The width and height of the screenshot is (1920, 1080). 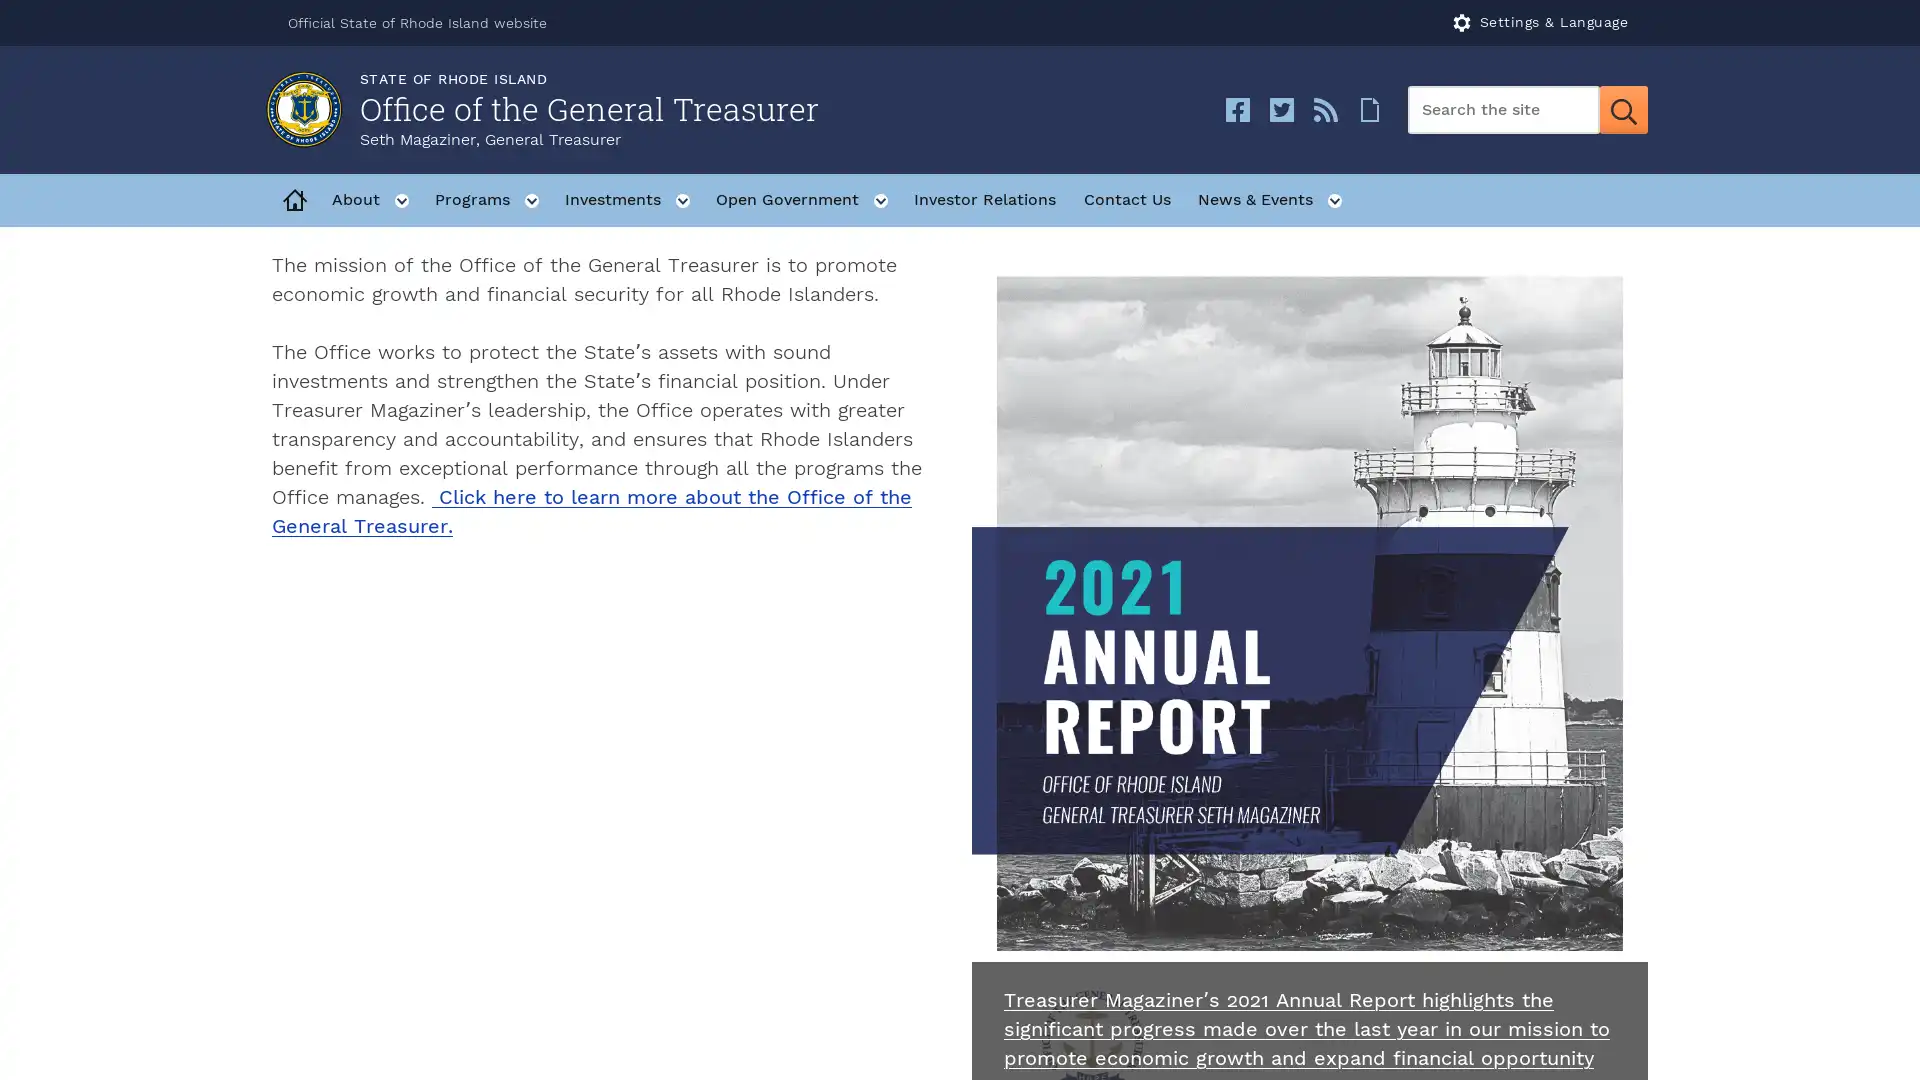 What do you see at coordinates (1623, 110) in the screenshot?
I see `Submit` at bounding box center [1623, 110].